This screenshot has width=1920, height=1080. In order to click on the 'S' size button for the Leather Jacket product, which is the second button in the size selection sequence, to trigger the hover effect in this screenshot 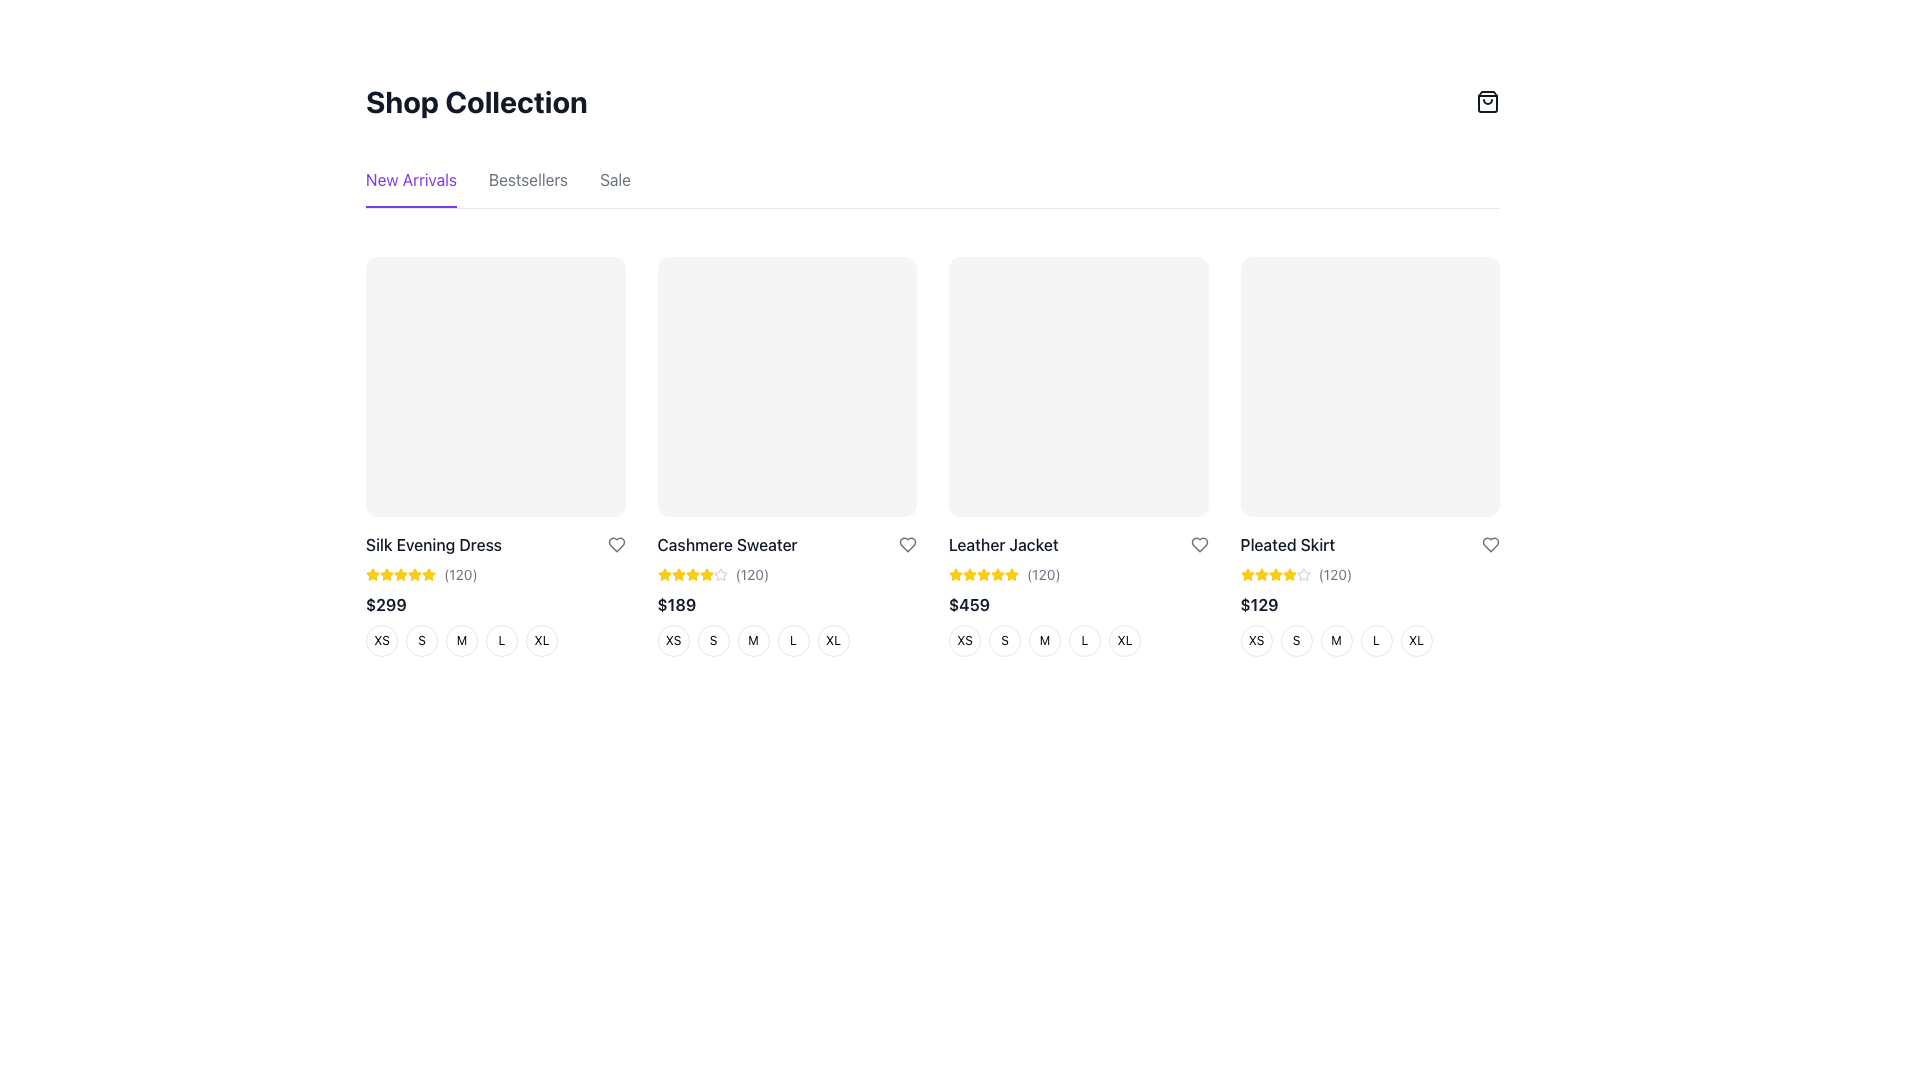, I will do `click(1004, 640)`.